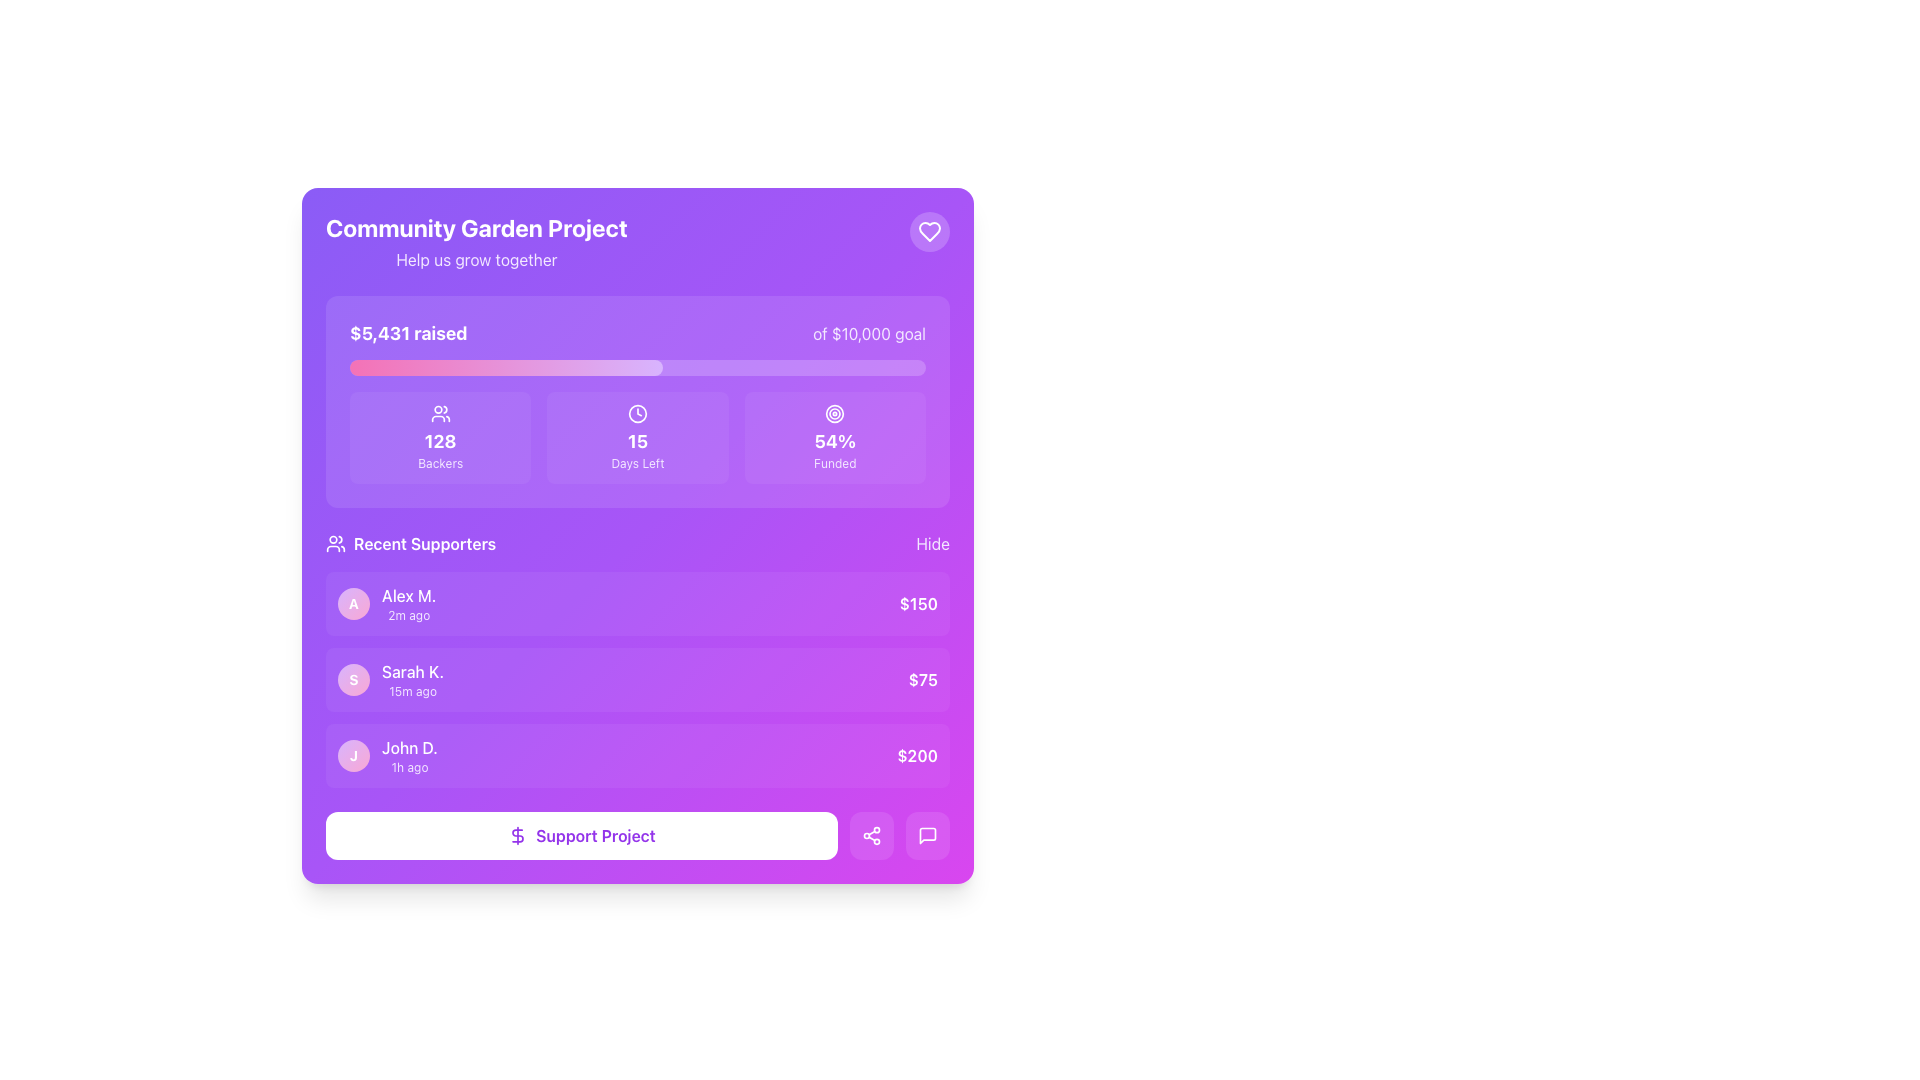 The height and width of the screenshot is (1080, 1920). Describe the element at coordinates (408, 766) in the screenshot. I see `timestamp displayed as '1h ago' in a light purple text label located at the bottom-right corner of the block associated with user 'John D.'` at that location.